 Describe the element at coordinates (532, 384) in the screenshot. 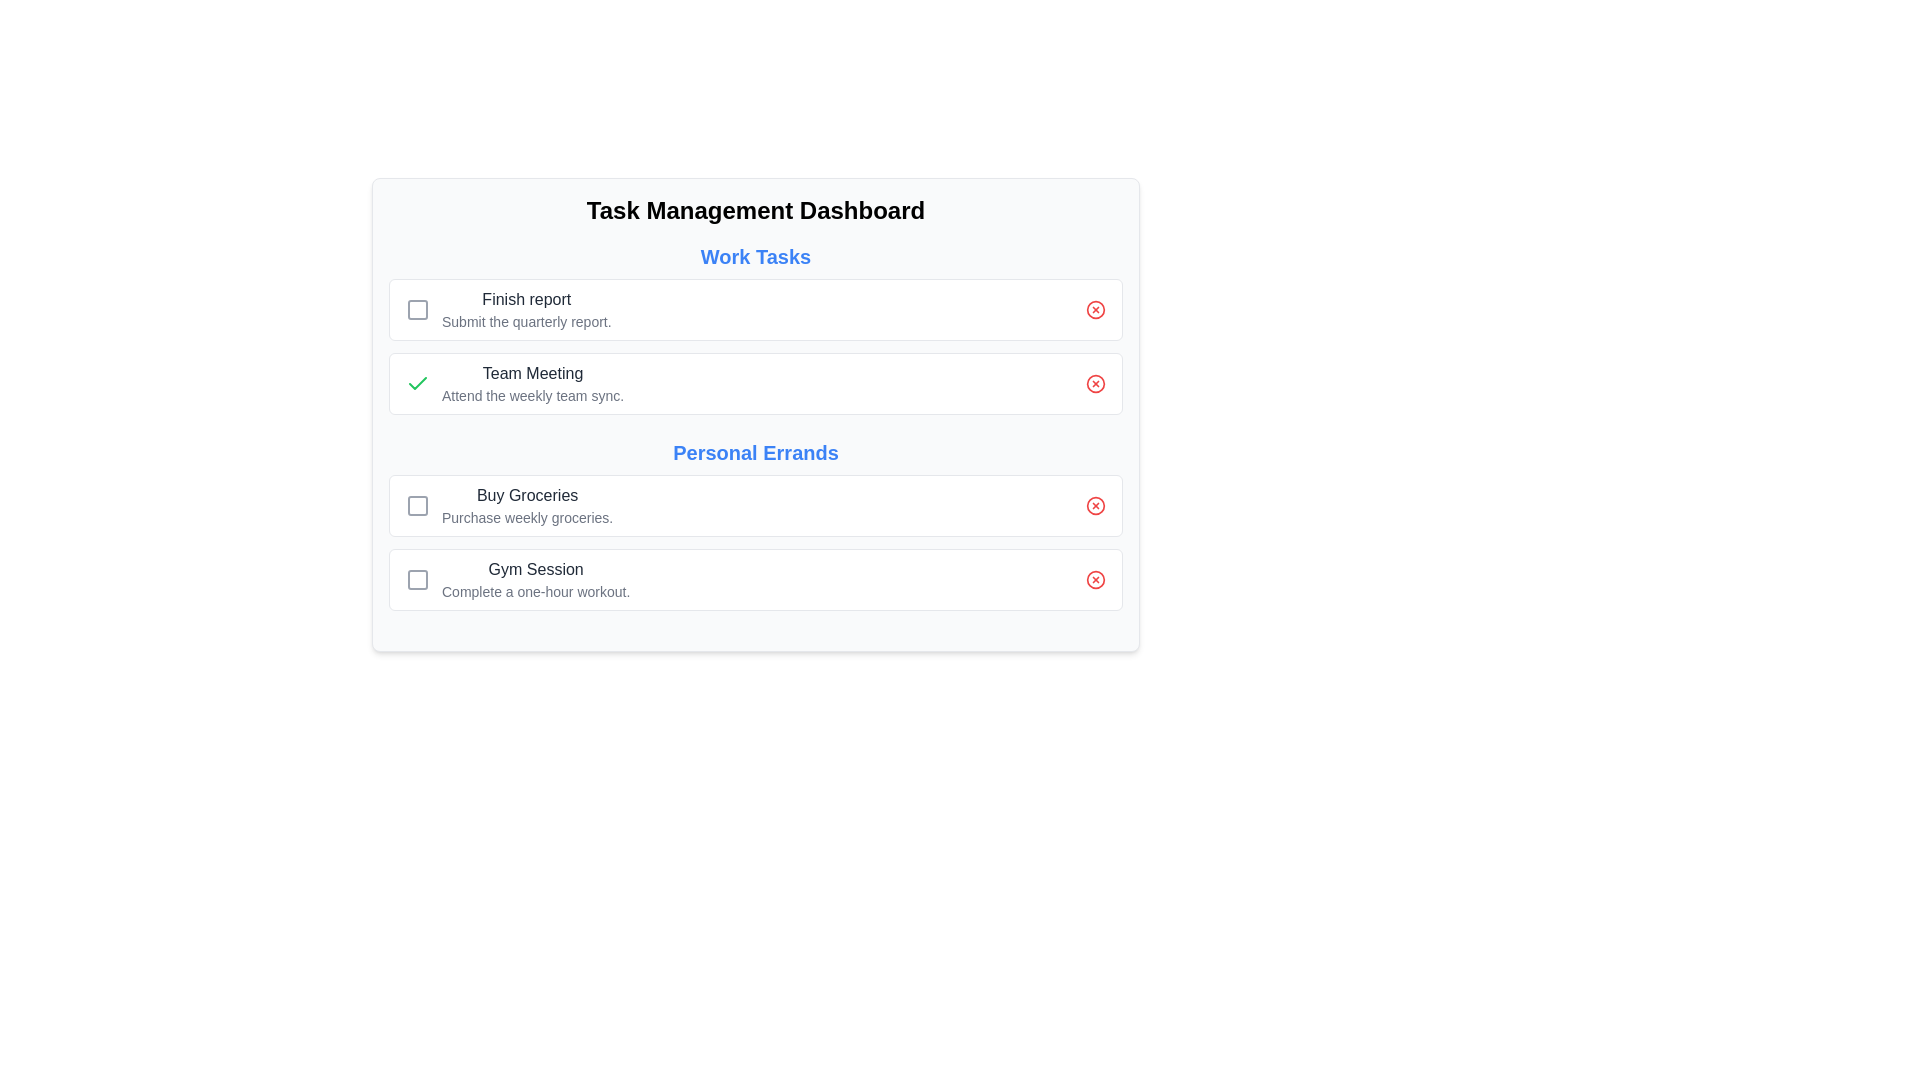

I see `the static textual display labeled 'Team Meeting' in the 'Work Tasks' section of the 'Task Management Dashboard', which contains the description 'Attend the weekly team sync.'` at that location.